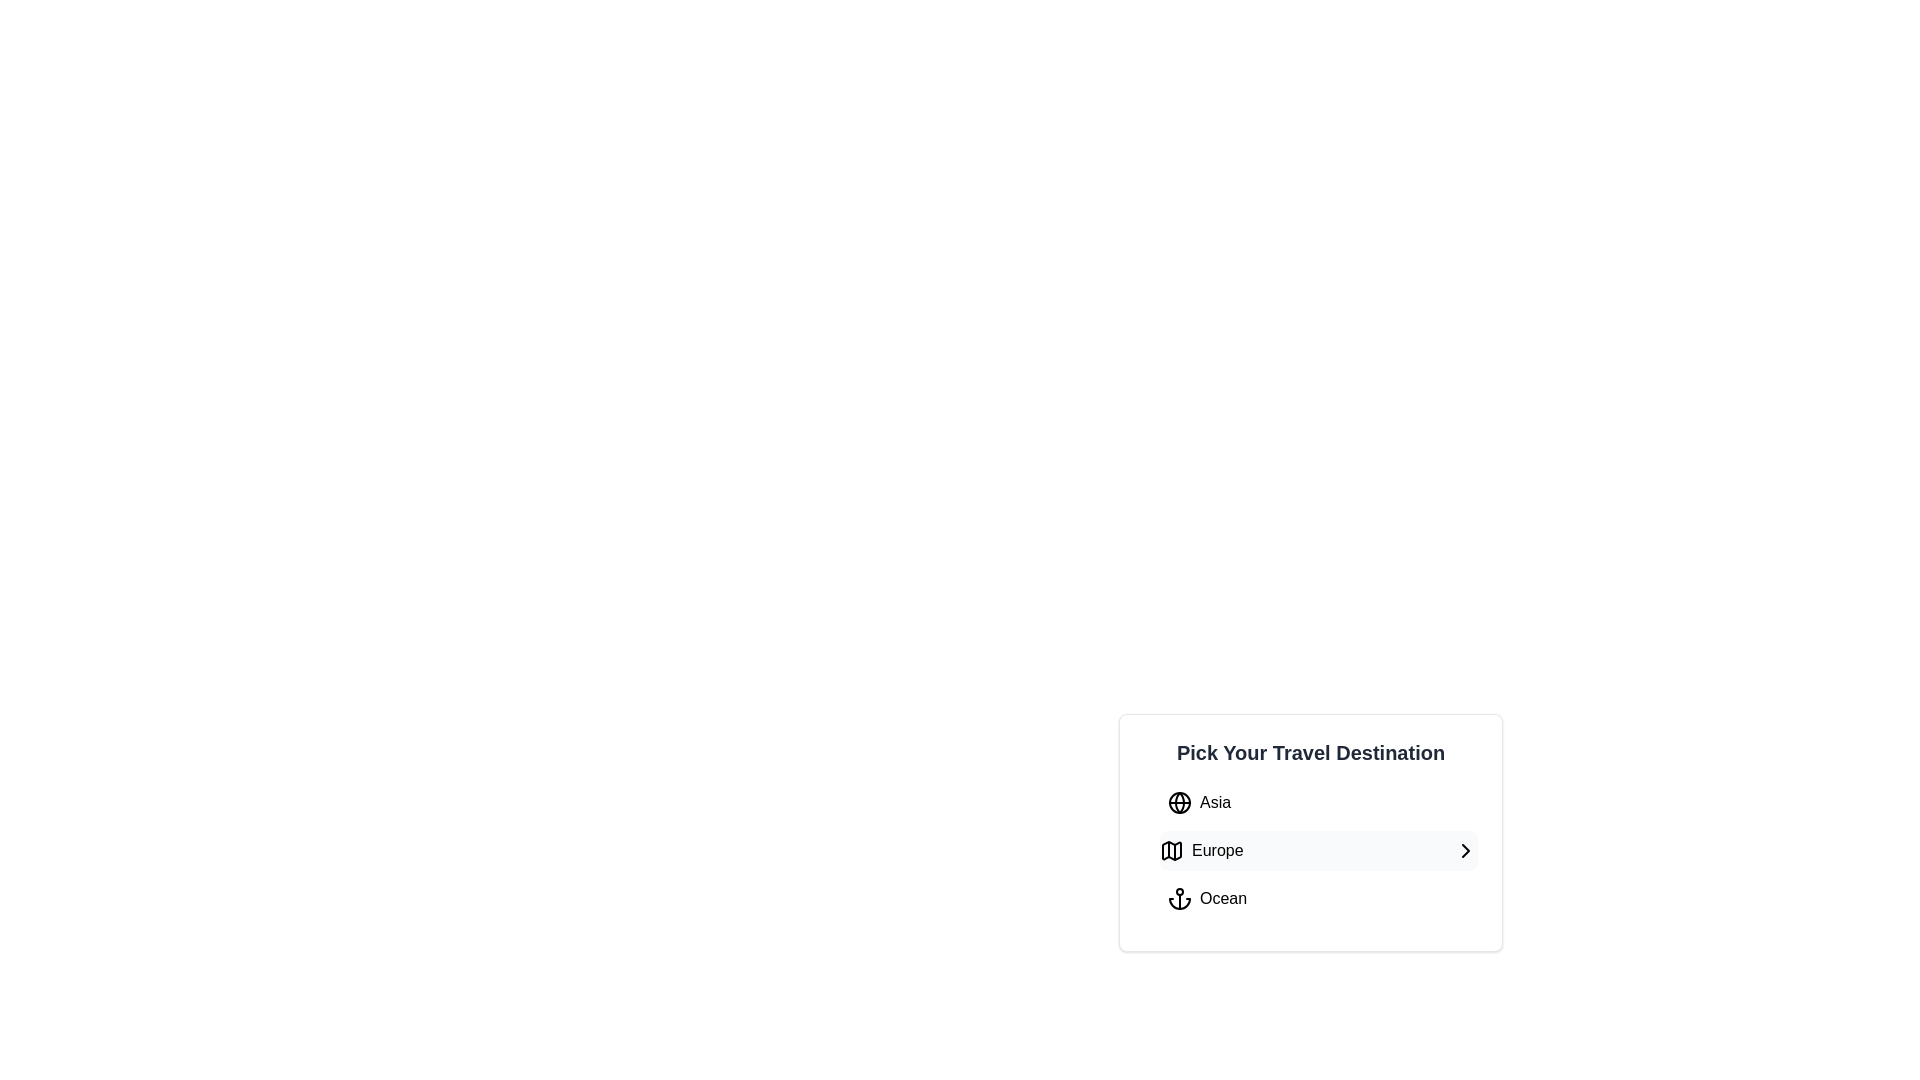 This screenshot has height=1080, width=1920. I want to click on the curved line of the anchor icon, which is styled with a black stroke and no fill, located to the left of the 'Ocean' text in the travel destinations list, so click(1180, 903).